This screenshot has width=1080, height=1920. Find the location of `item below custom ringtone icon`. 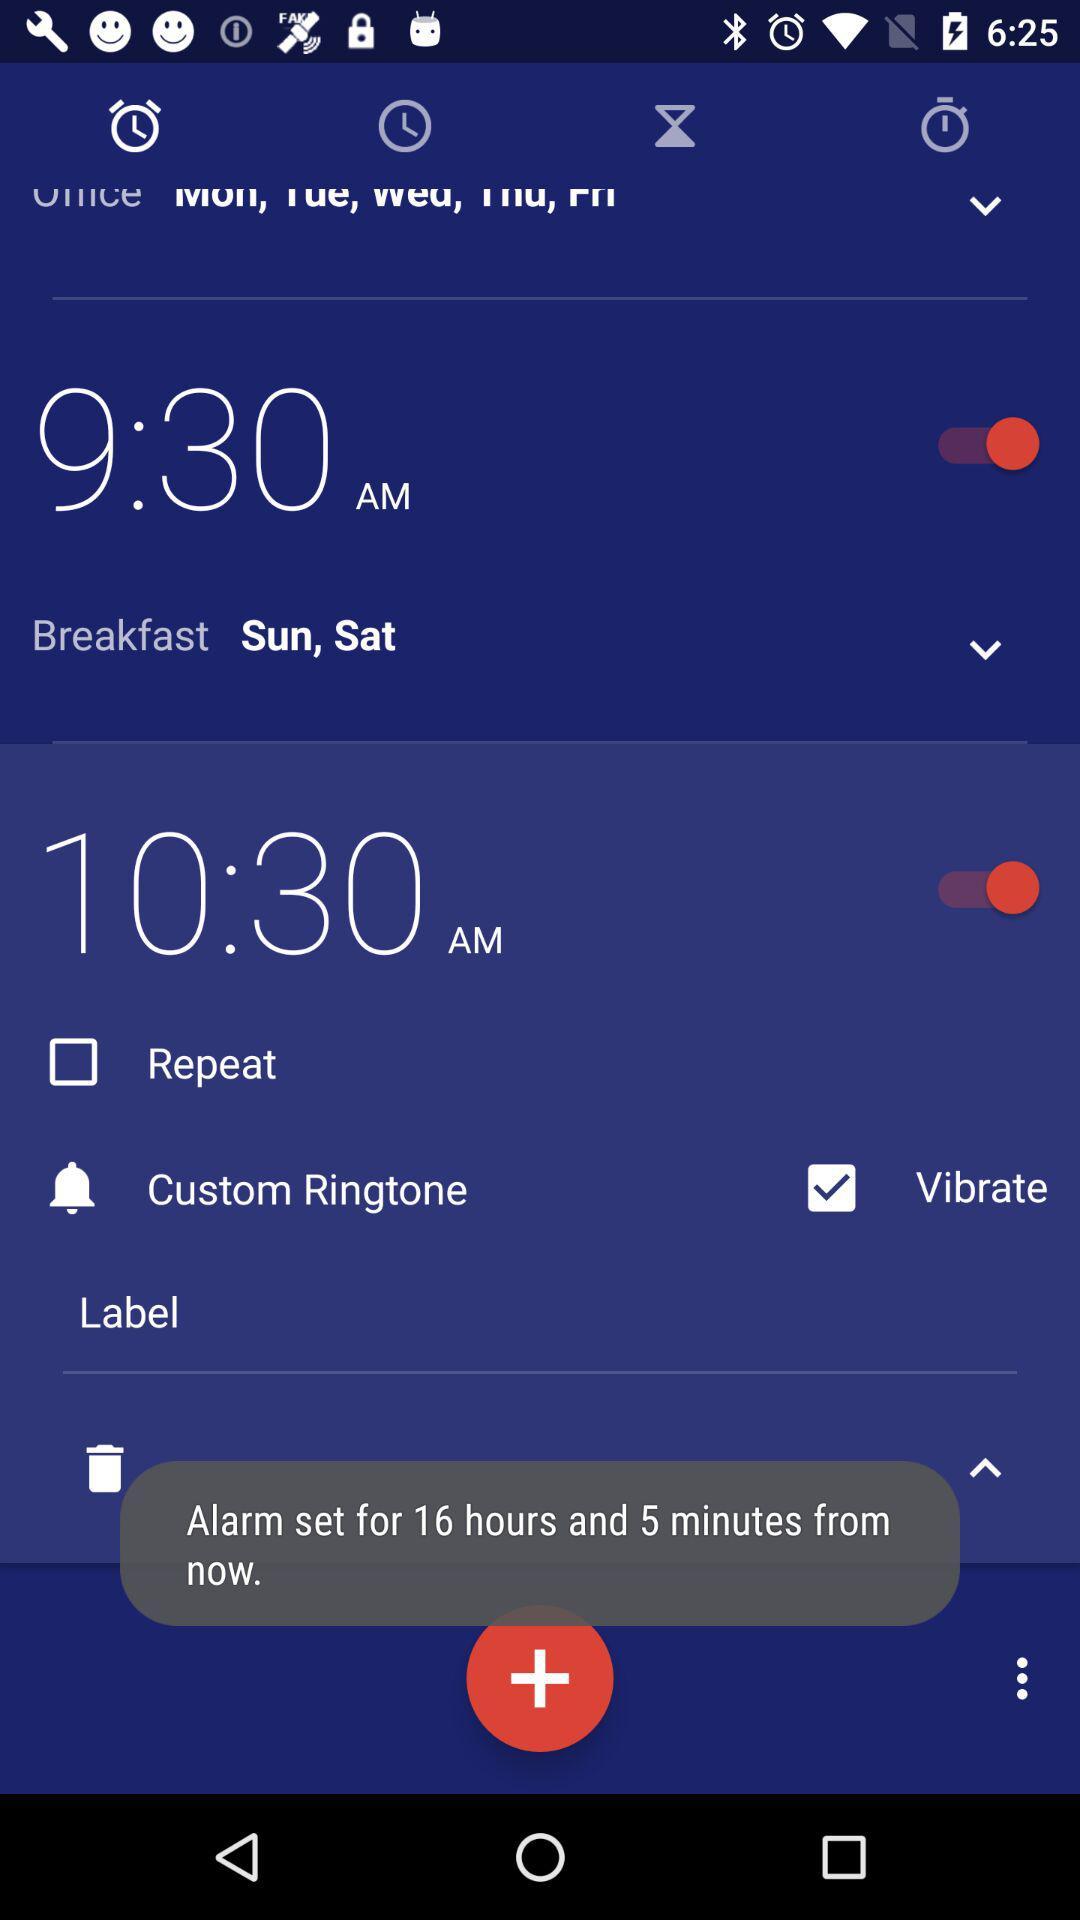

item below custom ringtone icon is located at coordinates (540, 1310).